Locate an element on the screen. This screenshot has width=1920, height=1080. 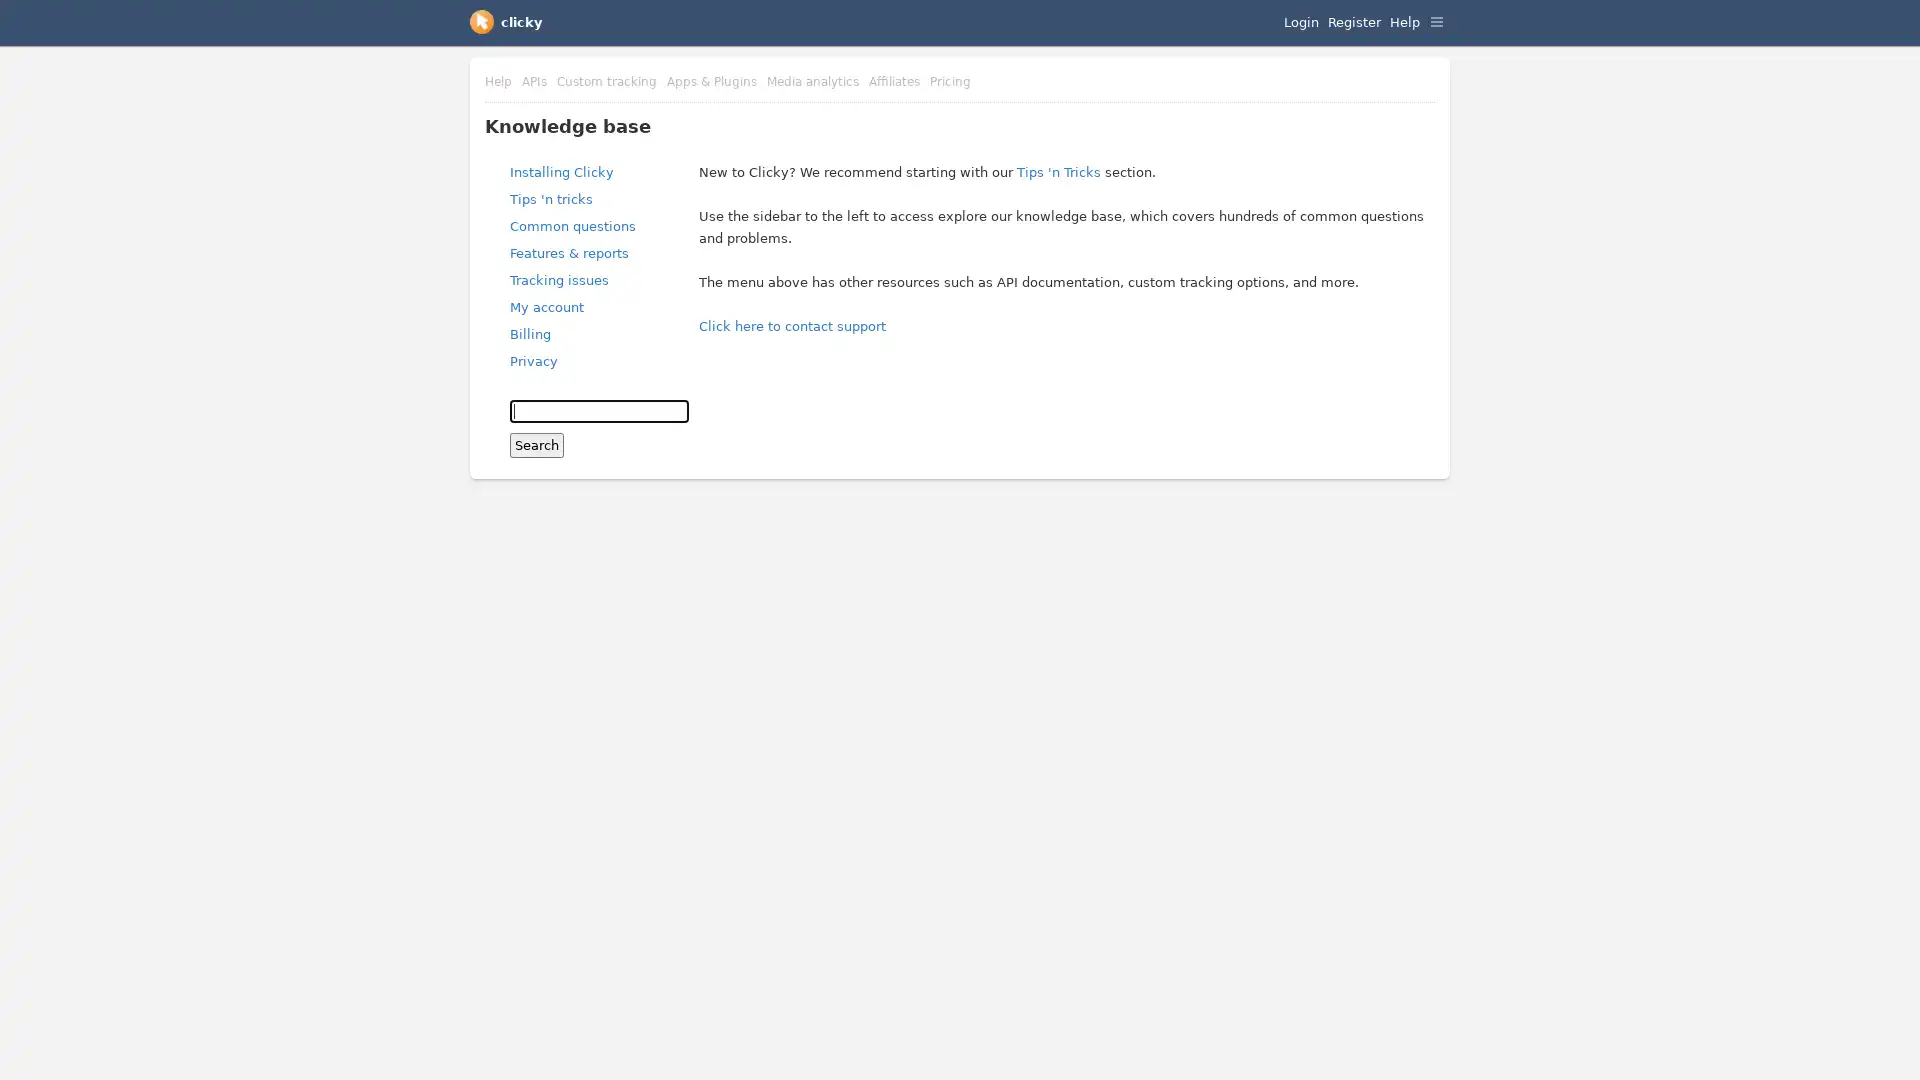
Search is located at coordinates (537, 443).